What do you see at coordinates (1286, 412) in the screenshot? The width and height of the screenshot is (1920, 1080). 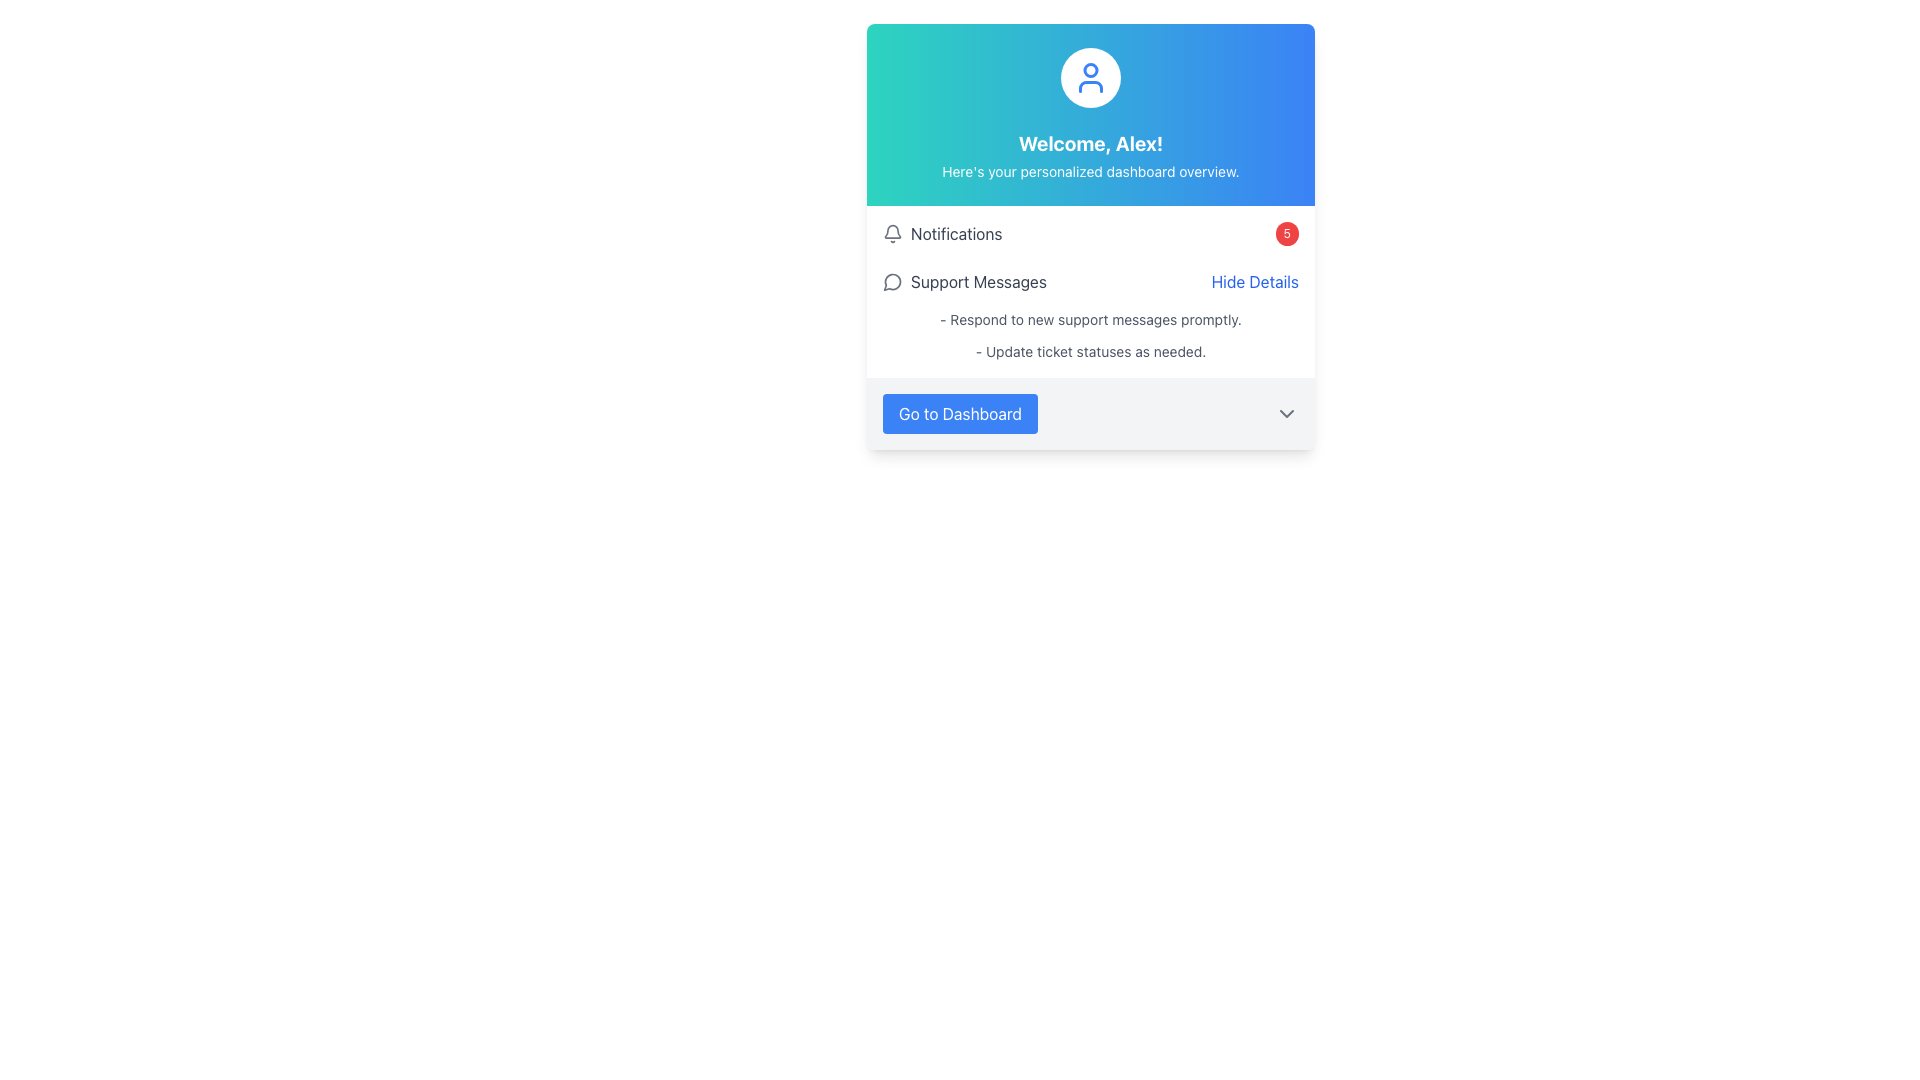 I see `the downward chevron SVG icon located to the right of the 'Go to Dashboard' button` at bounding box center [1286, 412].